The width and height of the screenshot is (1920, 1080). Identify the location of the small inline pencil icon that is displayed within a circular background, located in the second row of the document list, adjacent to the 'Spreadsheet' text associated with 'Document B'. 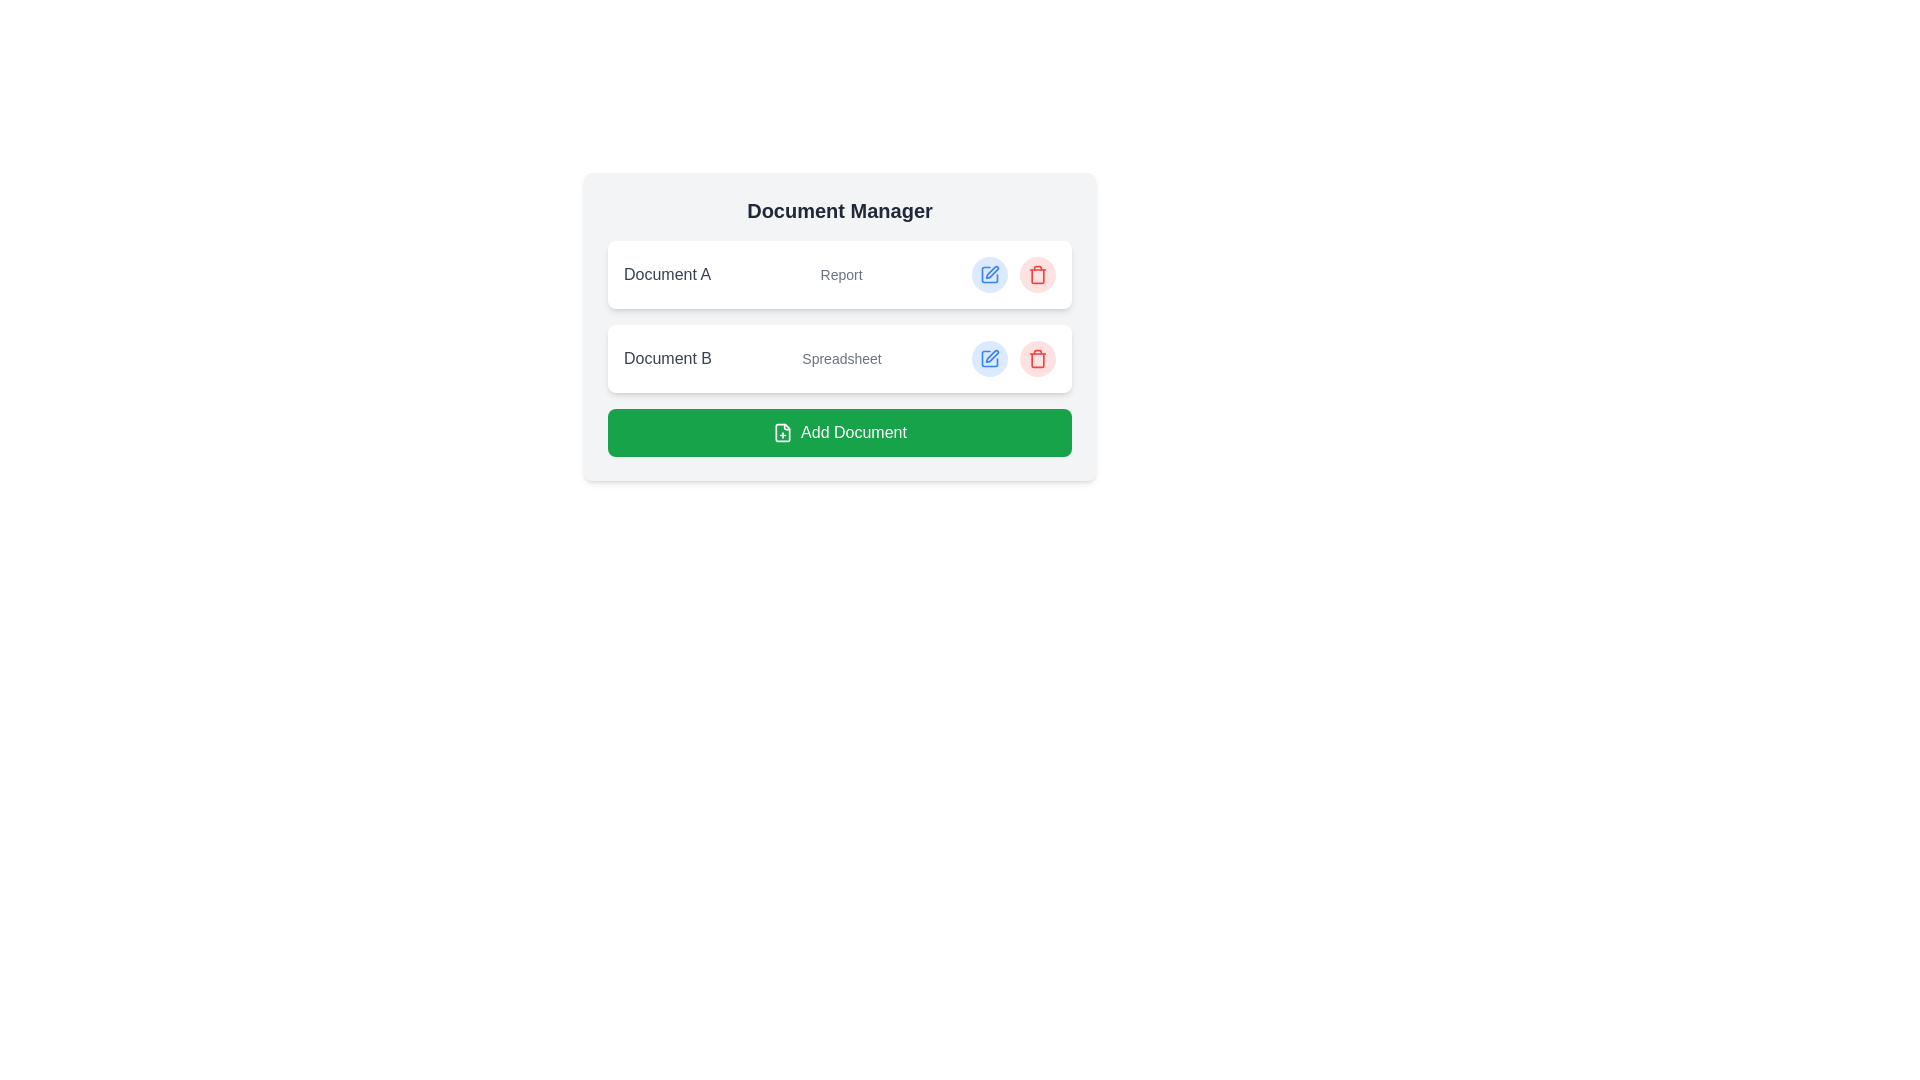
(992, 272).